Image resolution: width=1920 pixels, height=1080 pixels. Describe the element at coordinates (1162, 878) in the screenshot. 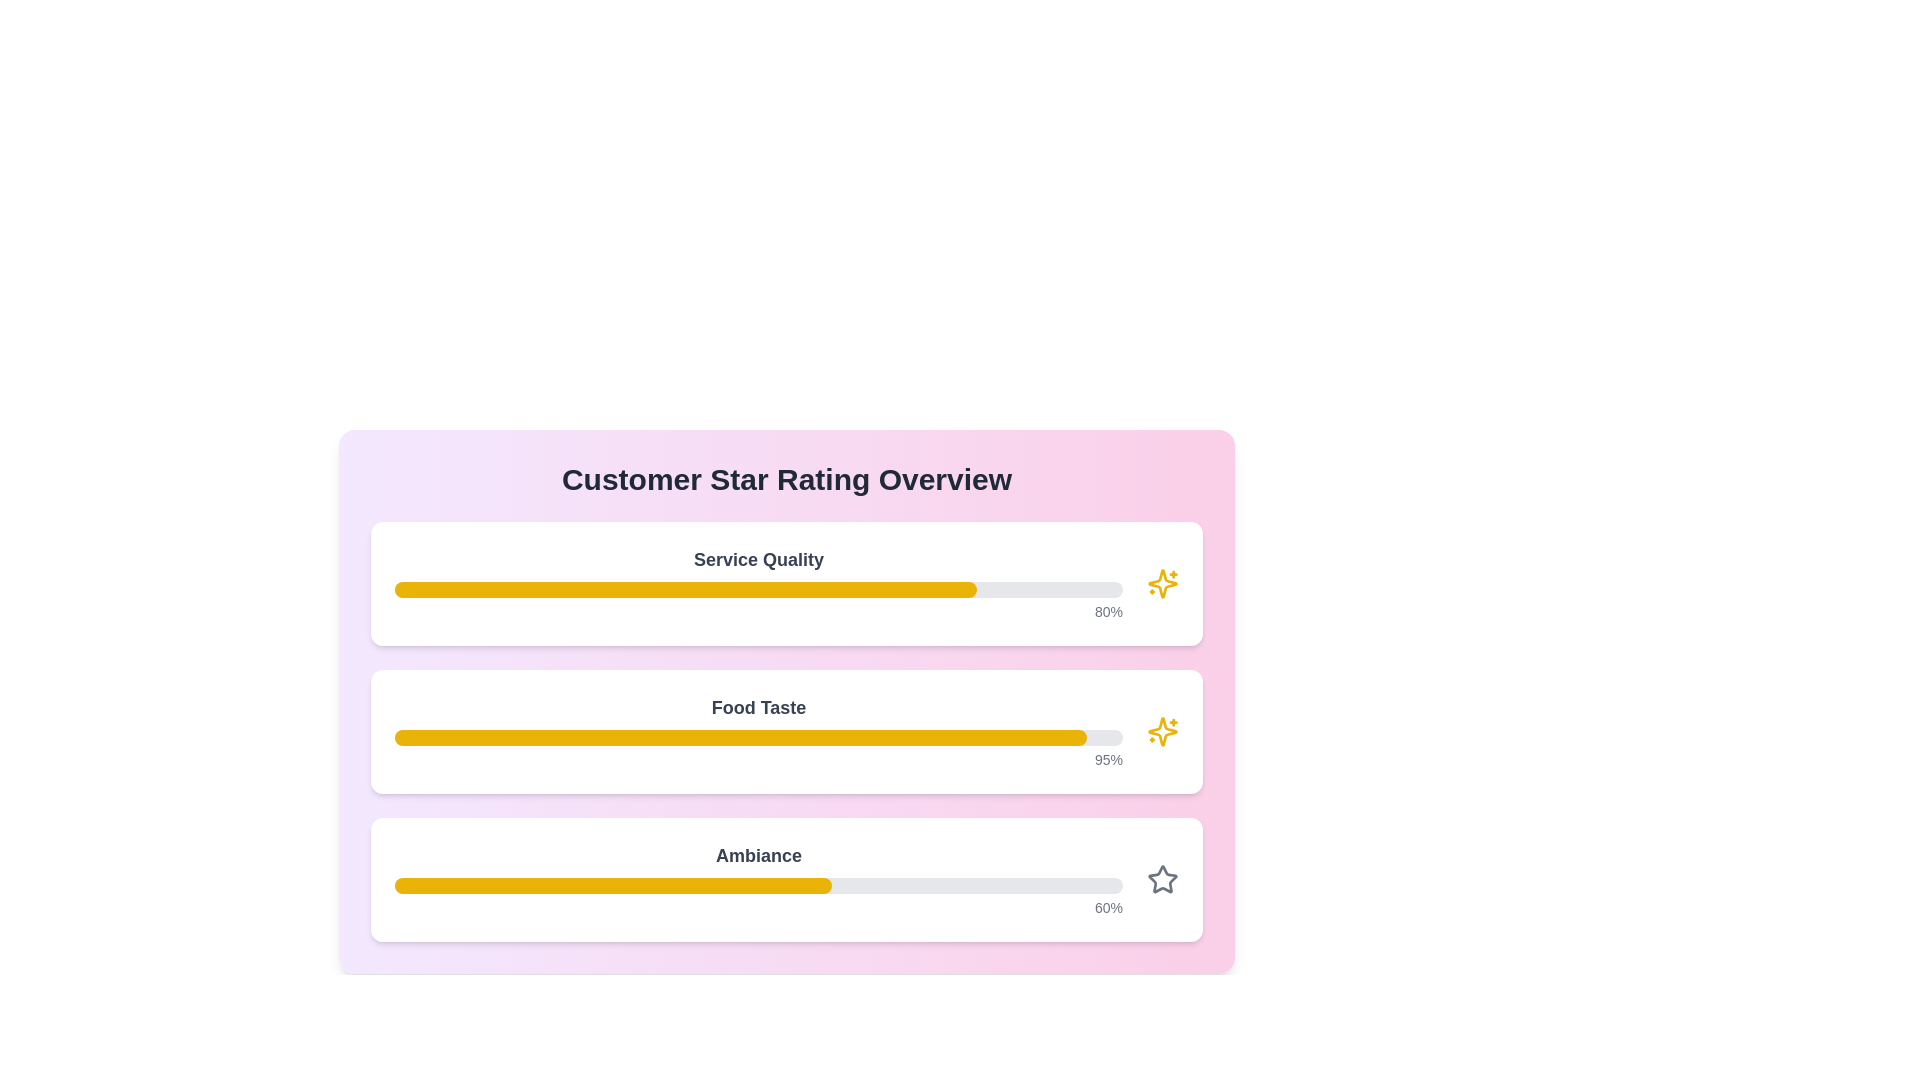

I see `the star icon outlined in gray, representing a favorite or rating symbol, located at the far right end of the 'Ambiance' rating bar component` at that location.